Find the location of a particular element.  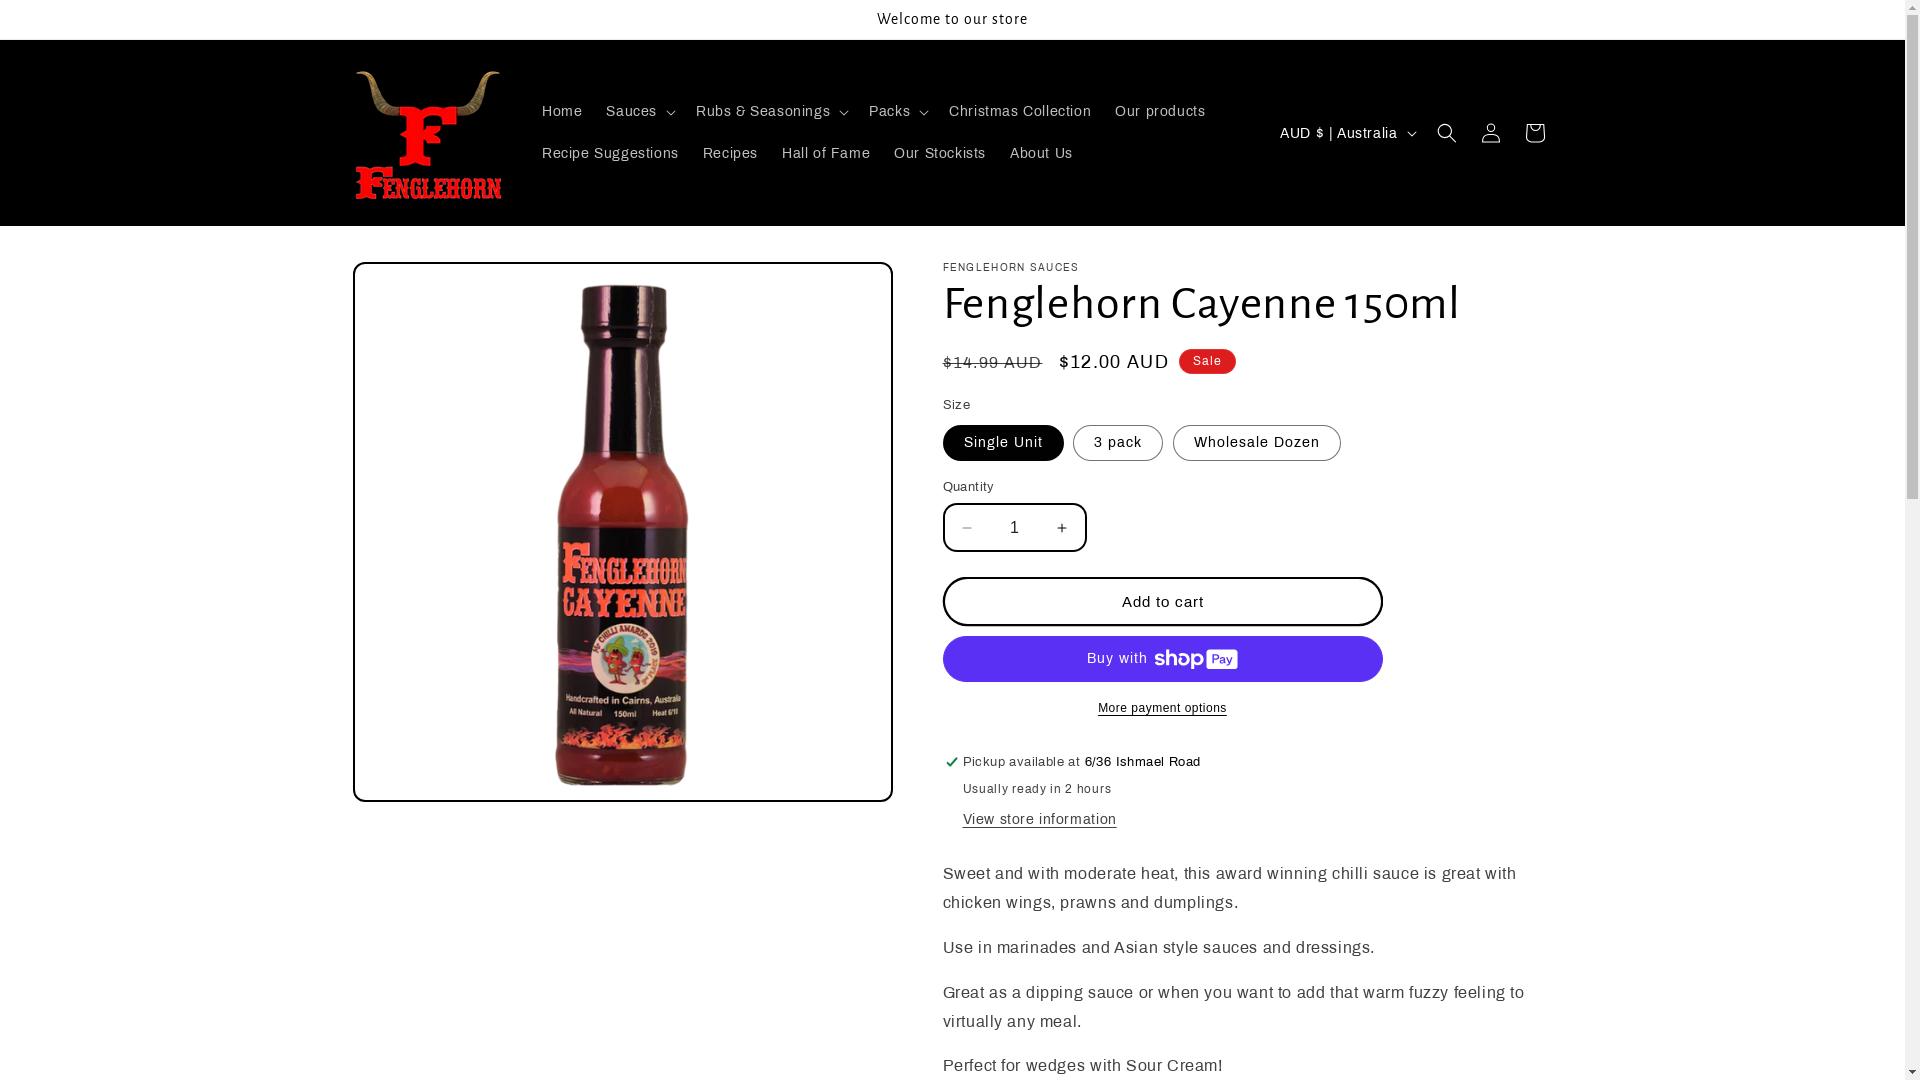

'Our Stockists' is located at coordinates (939, 153).